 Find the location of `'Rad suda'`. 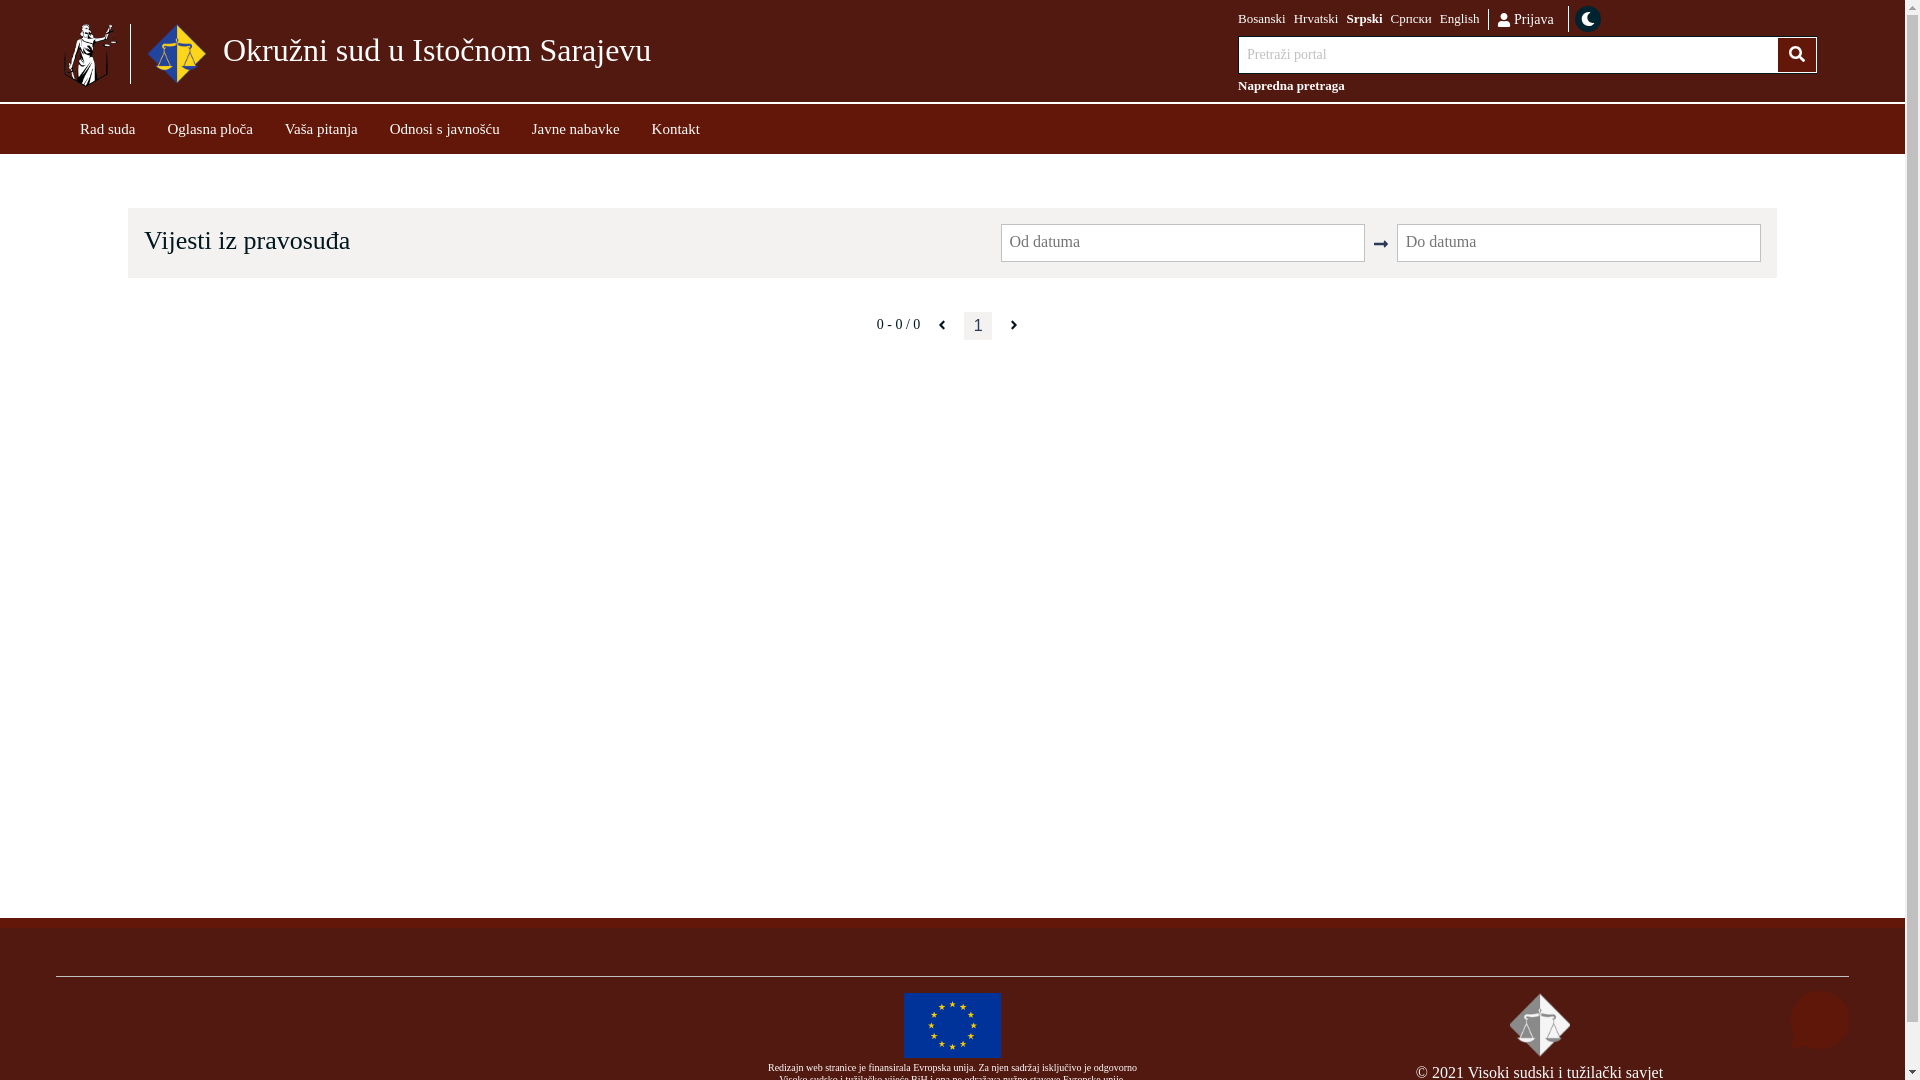

'Rad suda' is located at coordinates (106, 128).